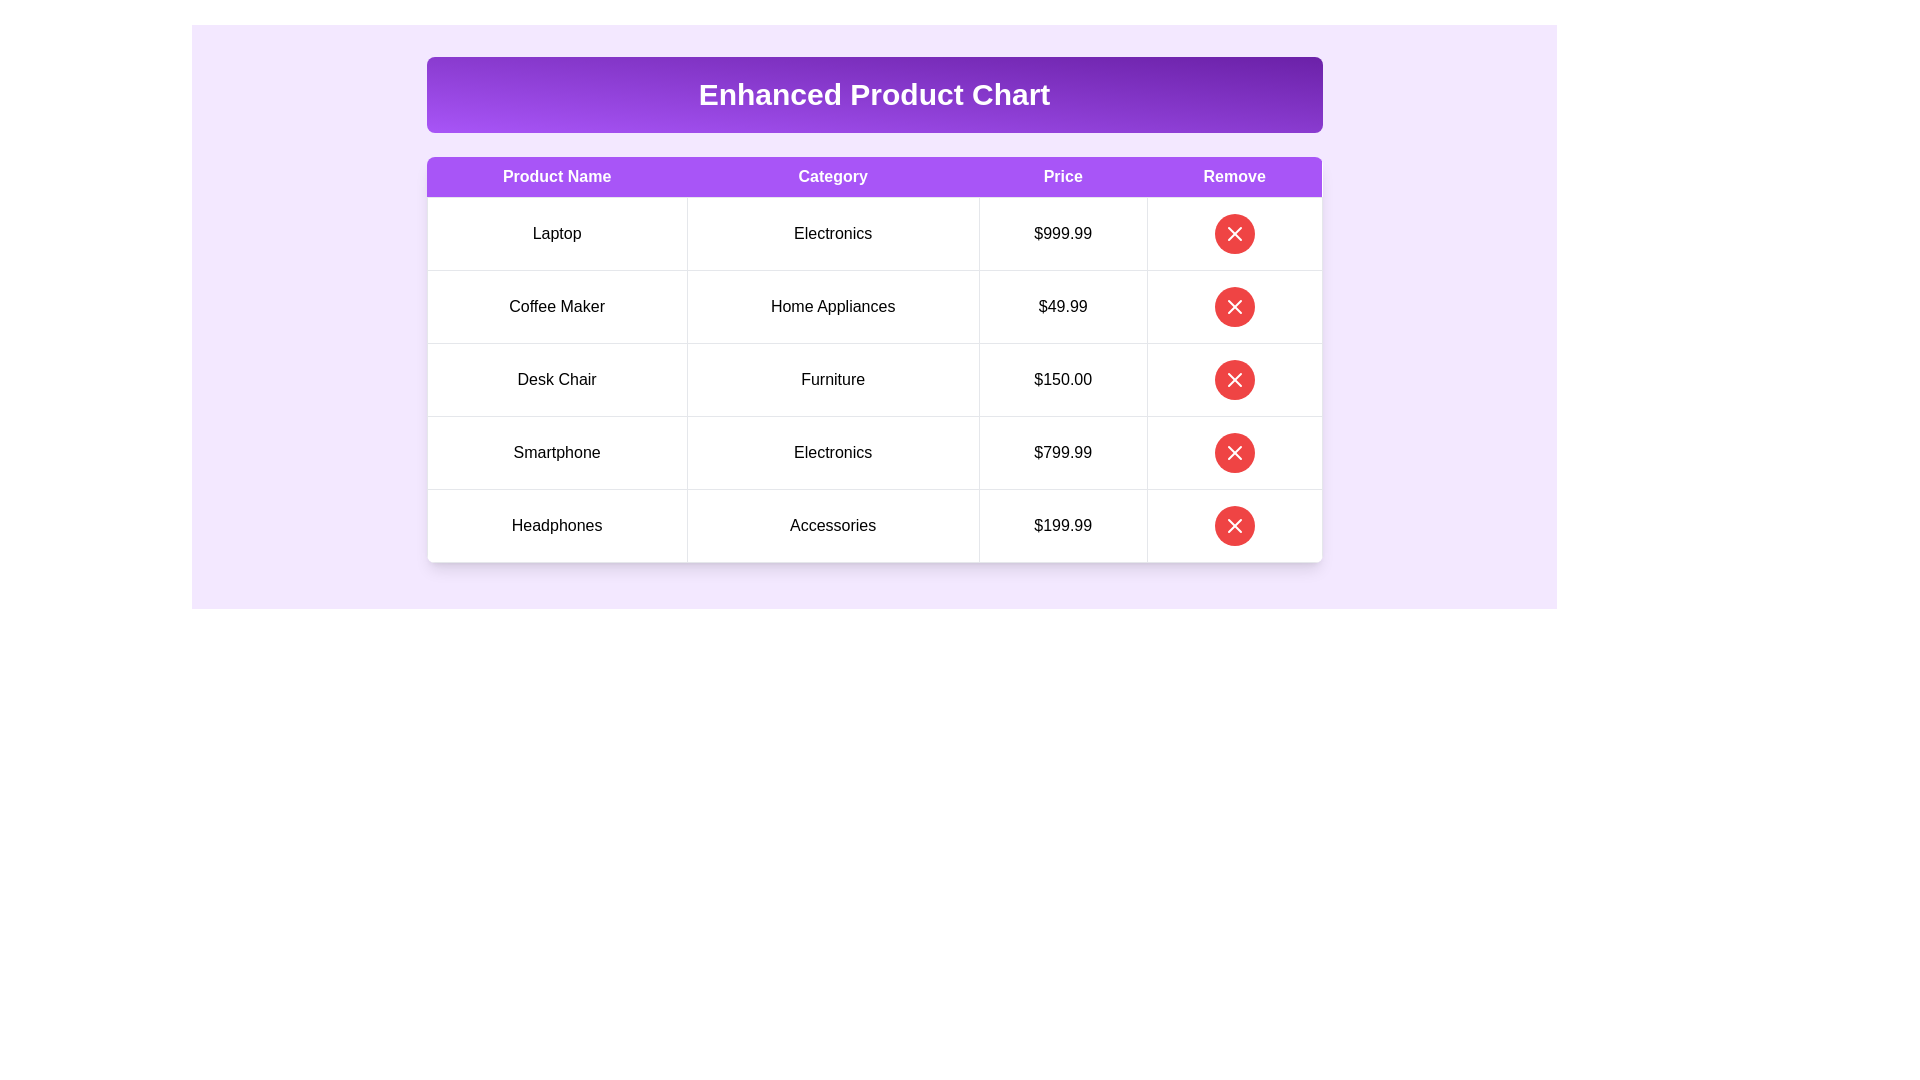  I want to click on the red circular button with an 'X' icon in the 'Remove' column of the 'Coffee Maker' row to change its color, so click(1233, 307).